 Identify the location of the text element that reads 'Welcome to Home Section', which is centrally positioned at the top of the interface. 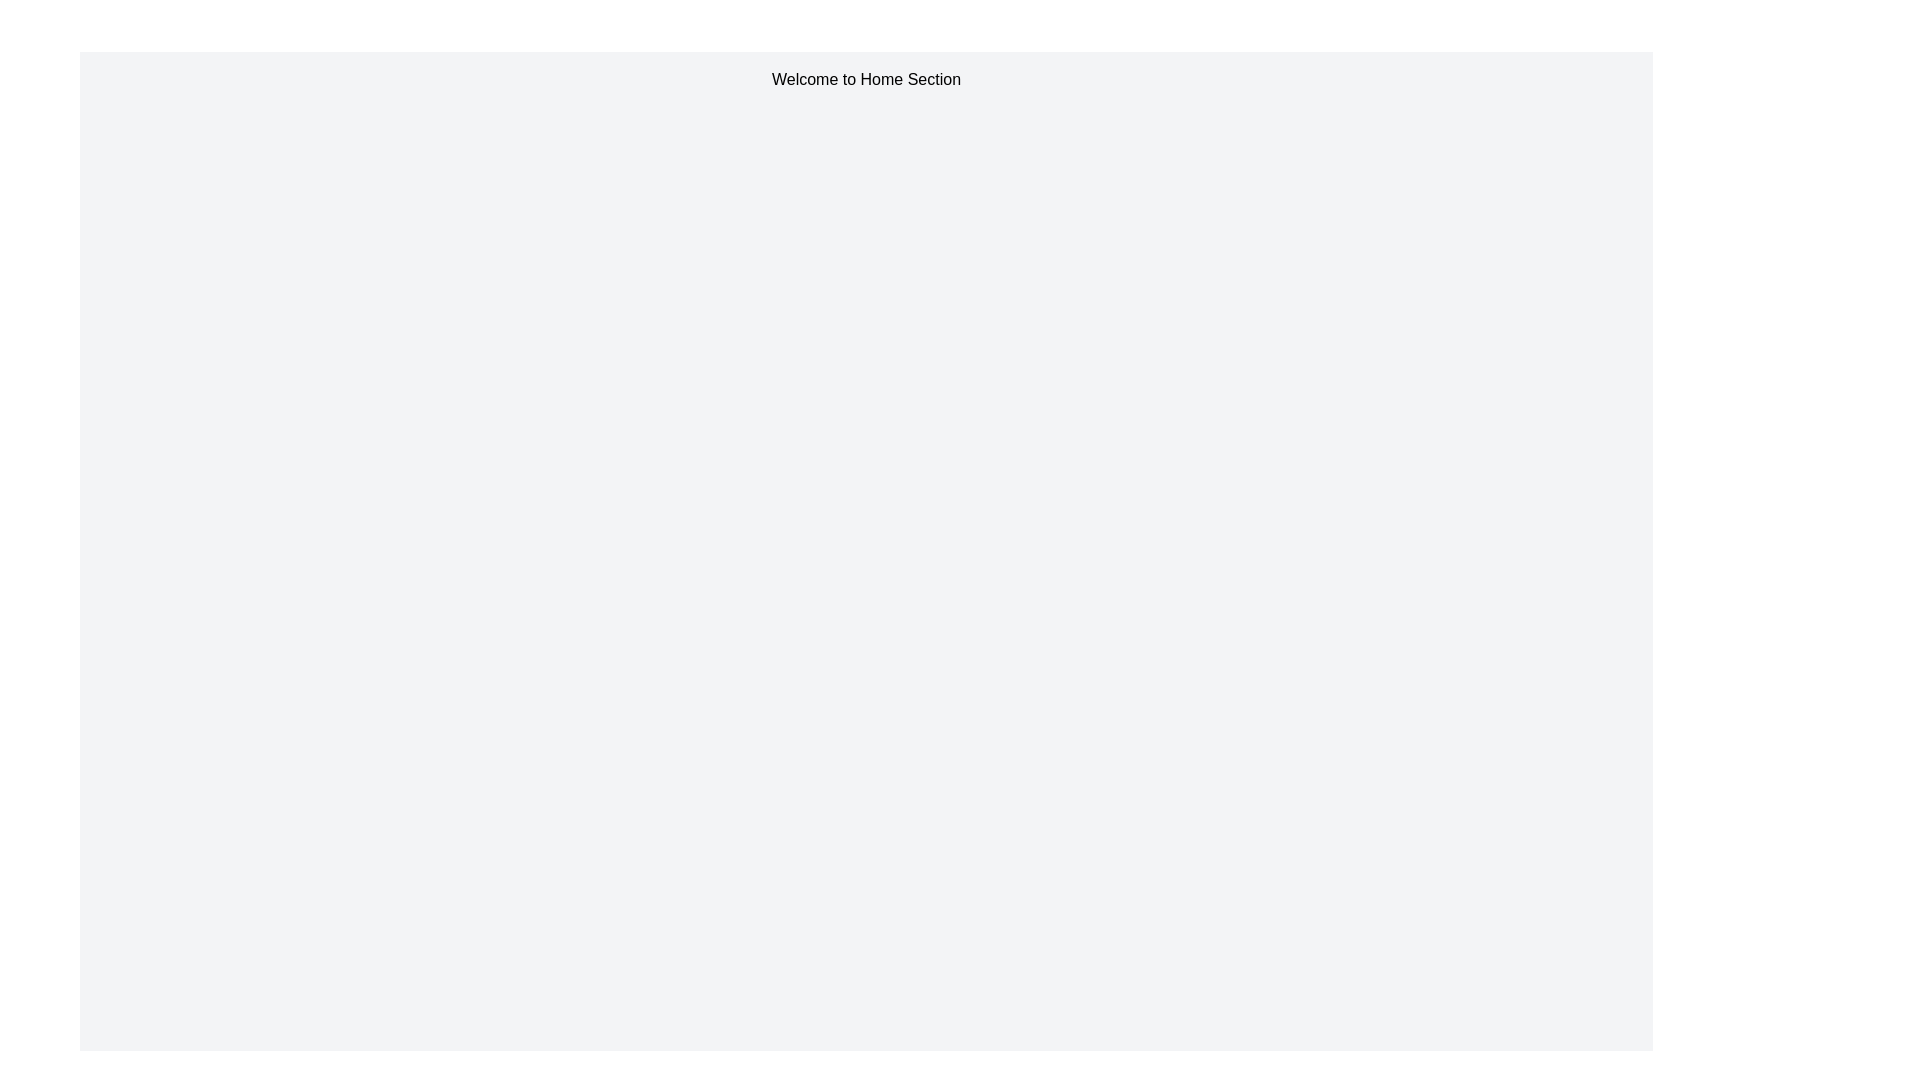
(866, 79).